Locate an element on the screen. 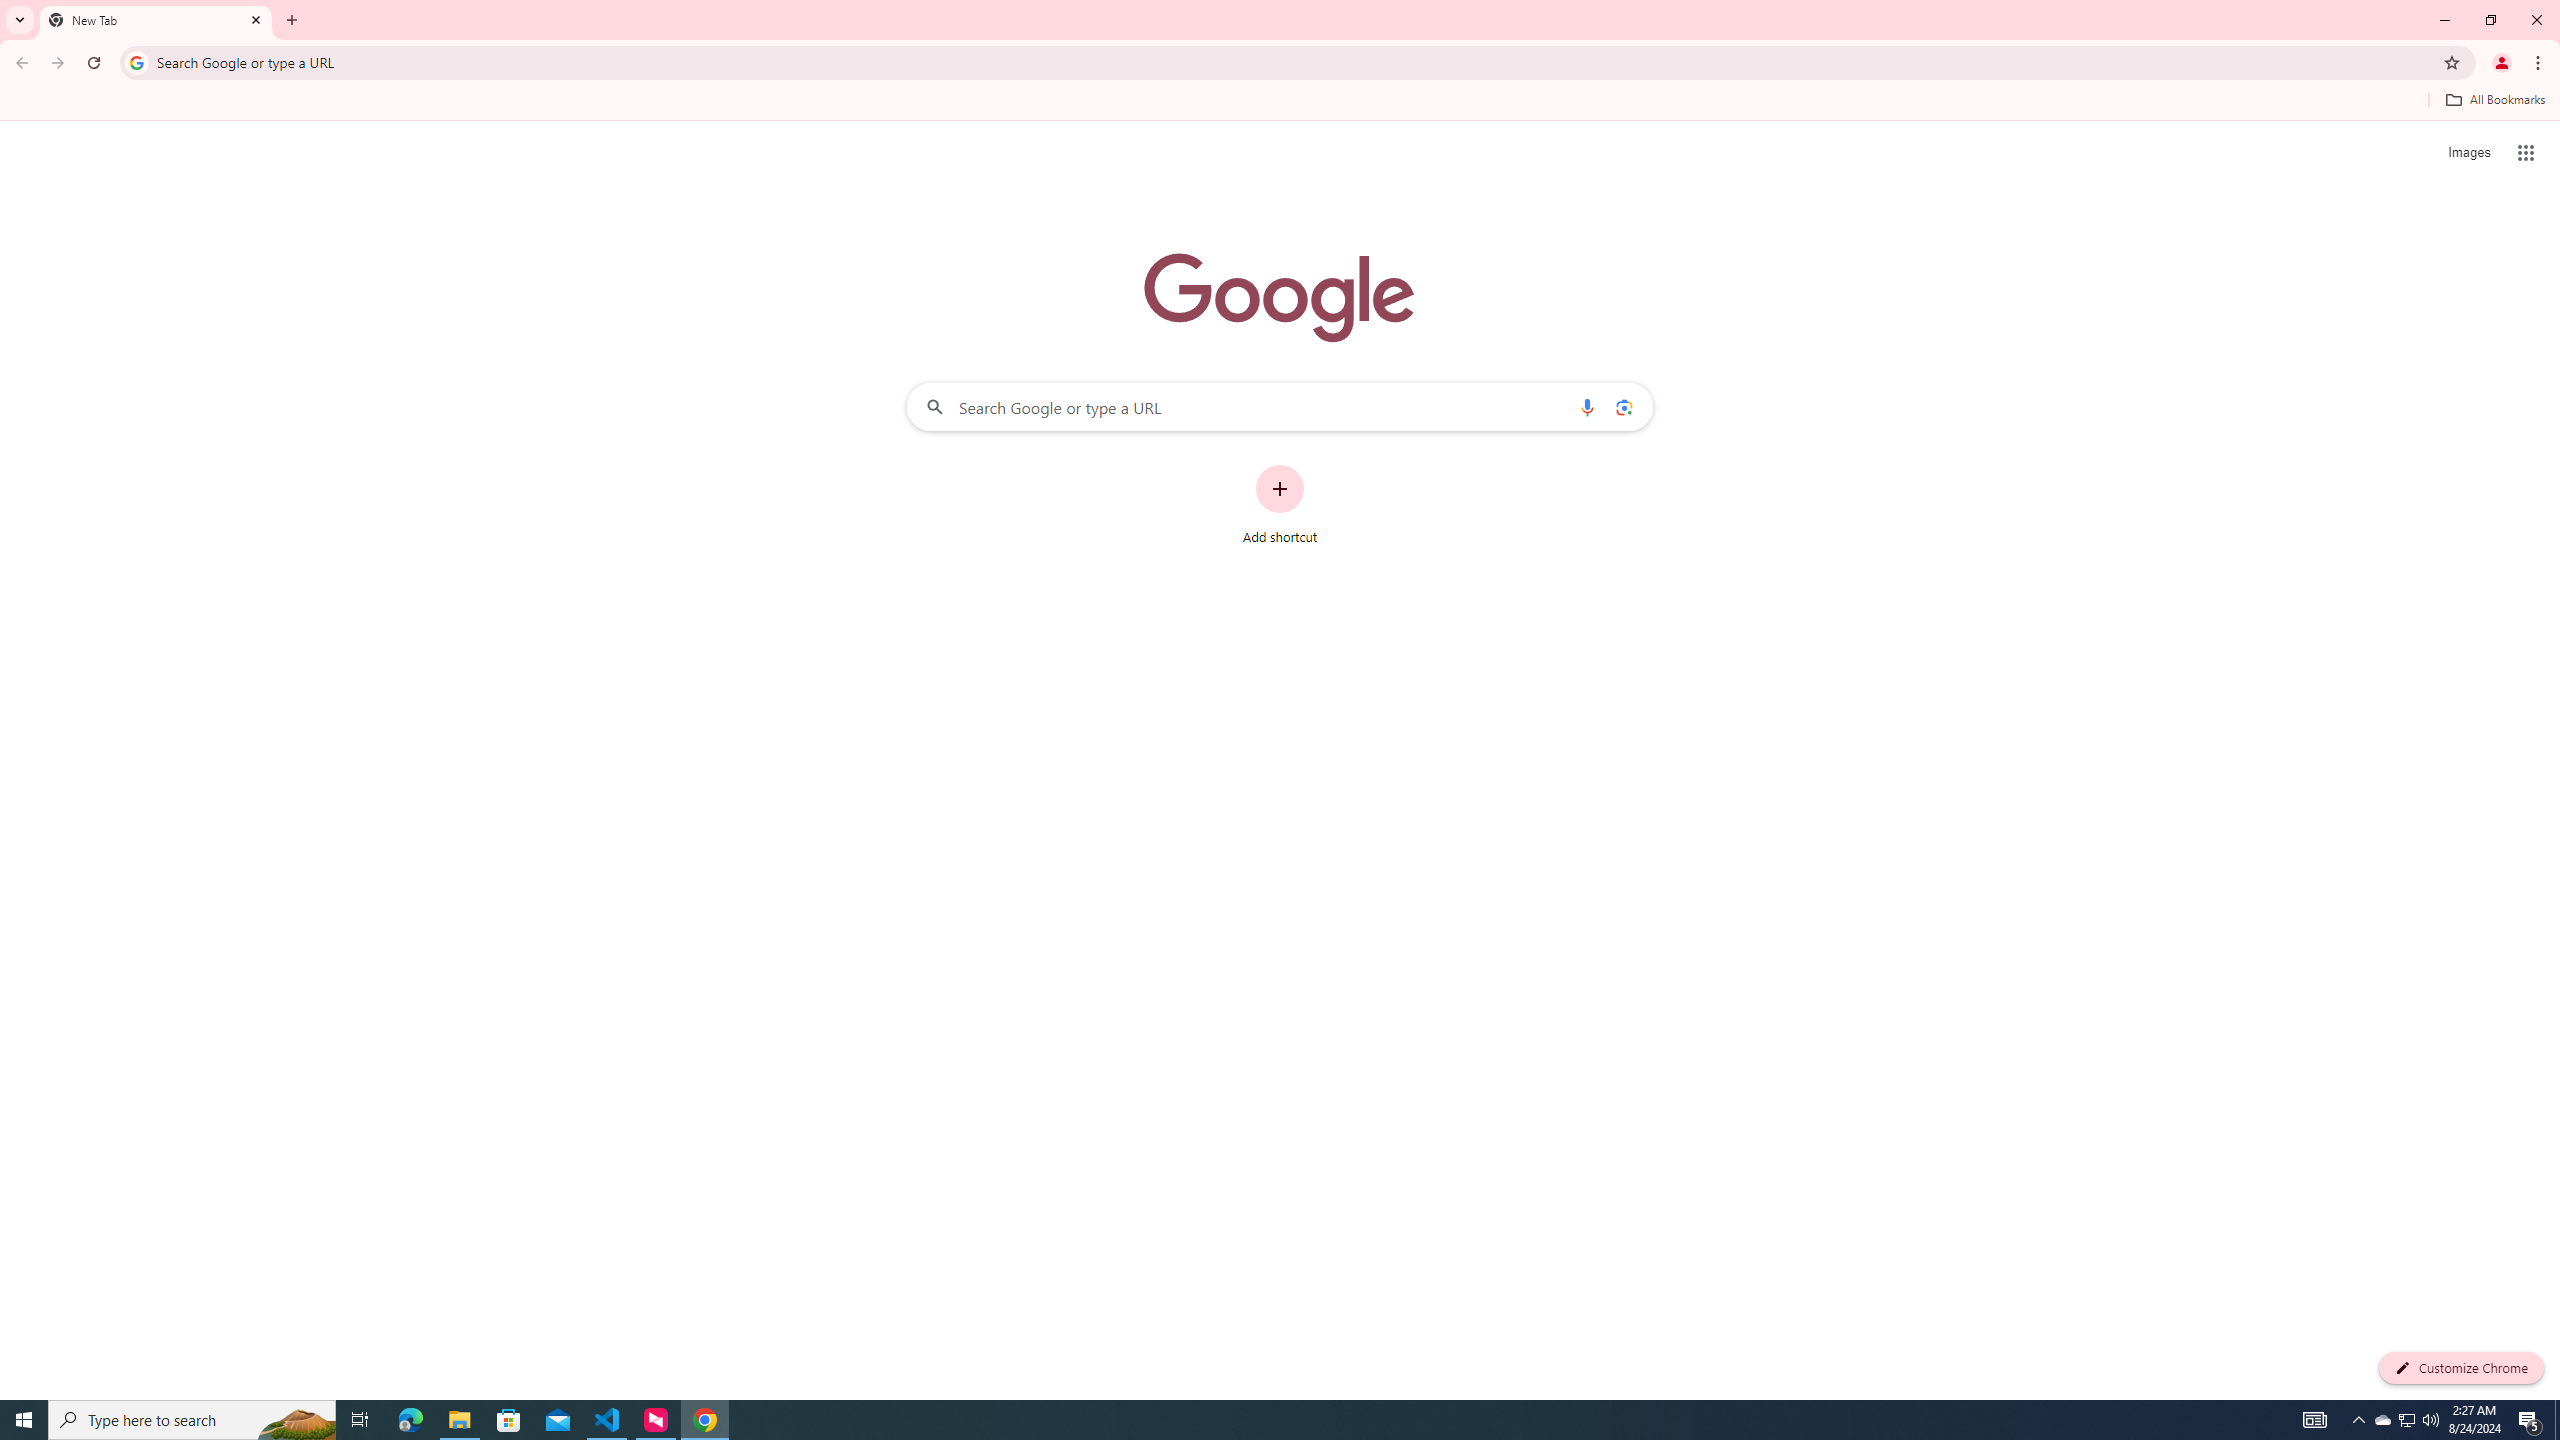  'New Tab' is located at coordinates (155, 19).